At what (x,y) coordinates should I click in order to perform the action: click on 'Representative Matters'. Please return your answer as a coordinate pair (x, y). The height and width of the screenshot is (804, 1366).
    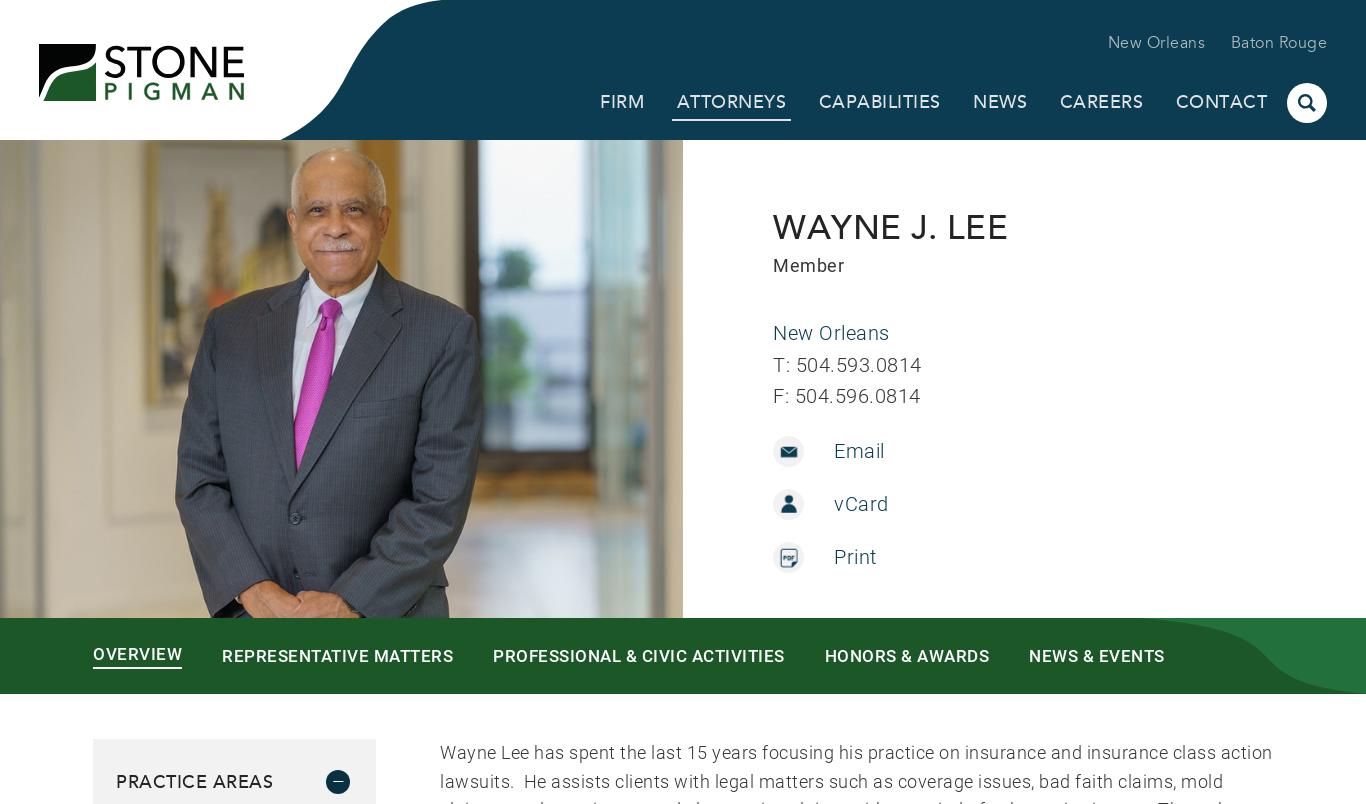
    Looking at the image, I should click on (337, 654).